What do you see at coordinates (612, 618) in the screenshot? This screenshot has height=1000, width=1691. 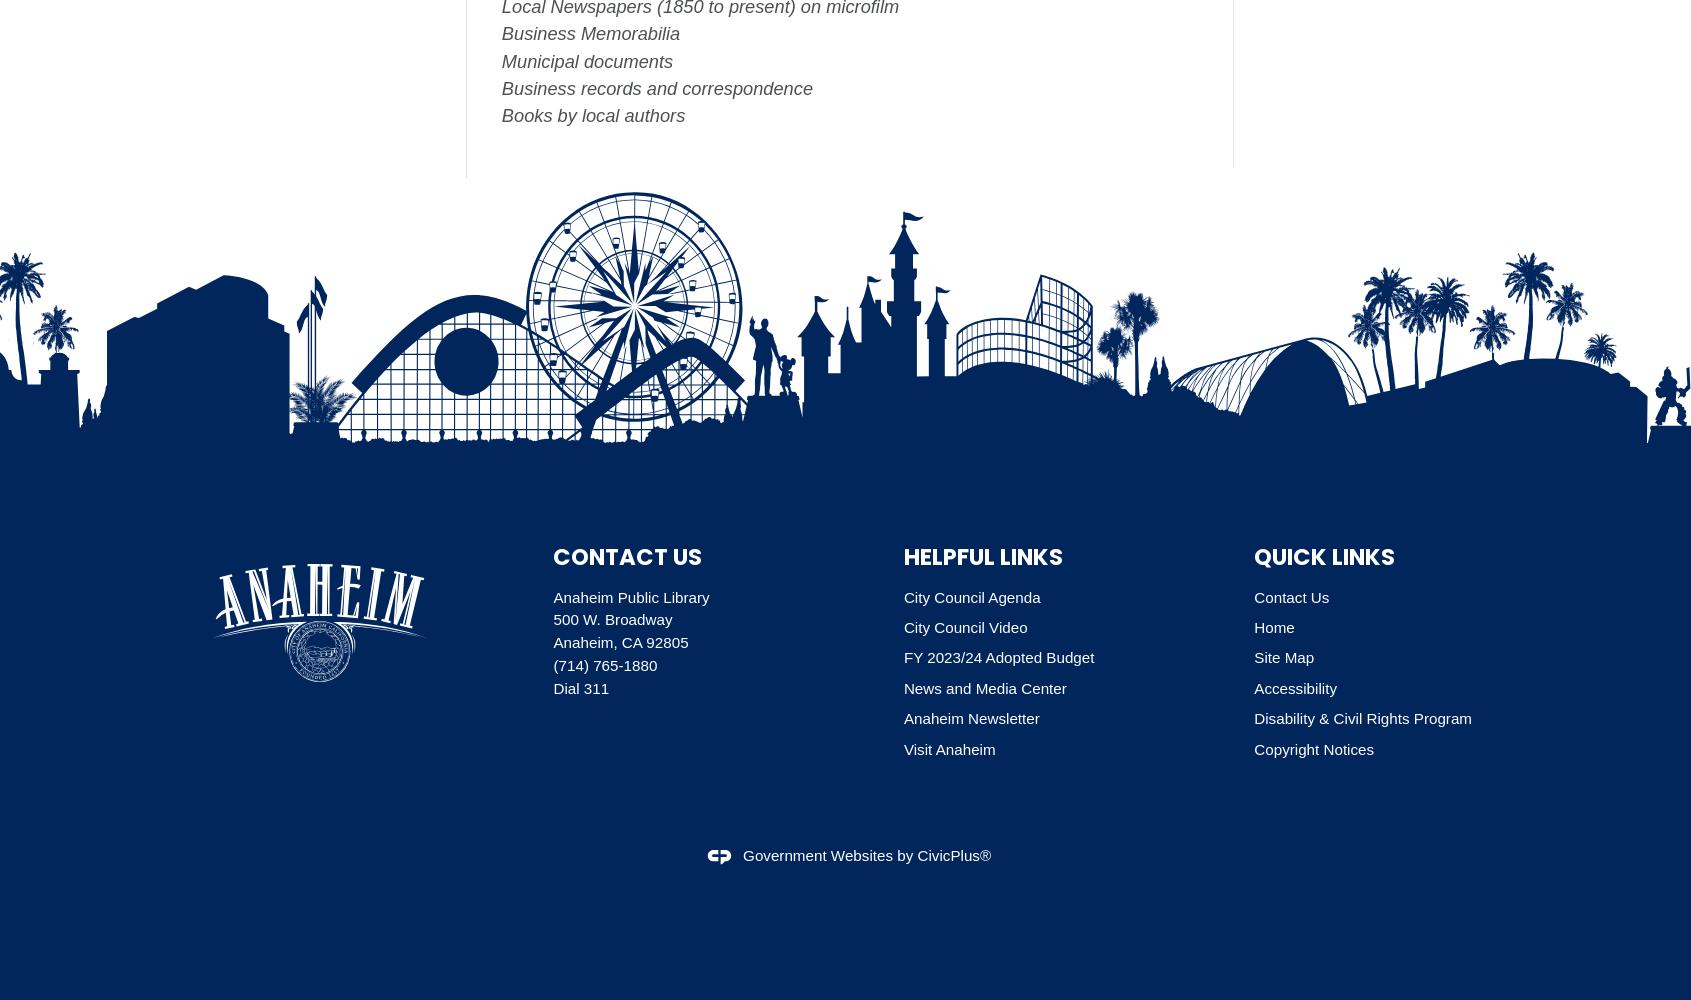 I see `'500 W. Broadway'` at bounding box center [612, 618].